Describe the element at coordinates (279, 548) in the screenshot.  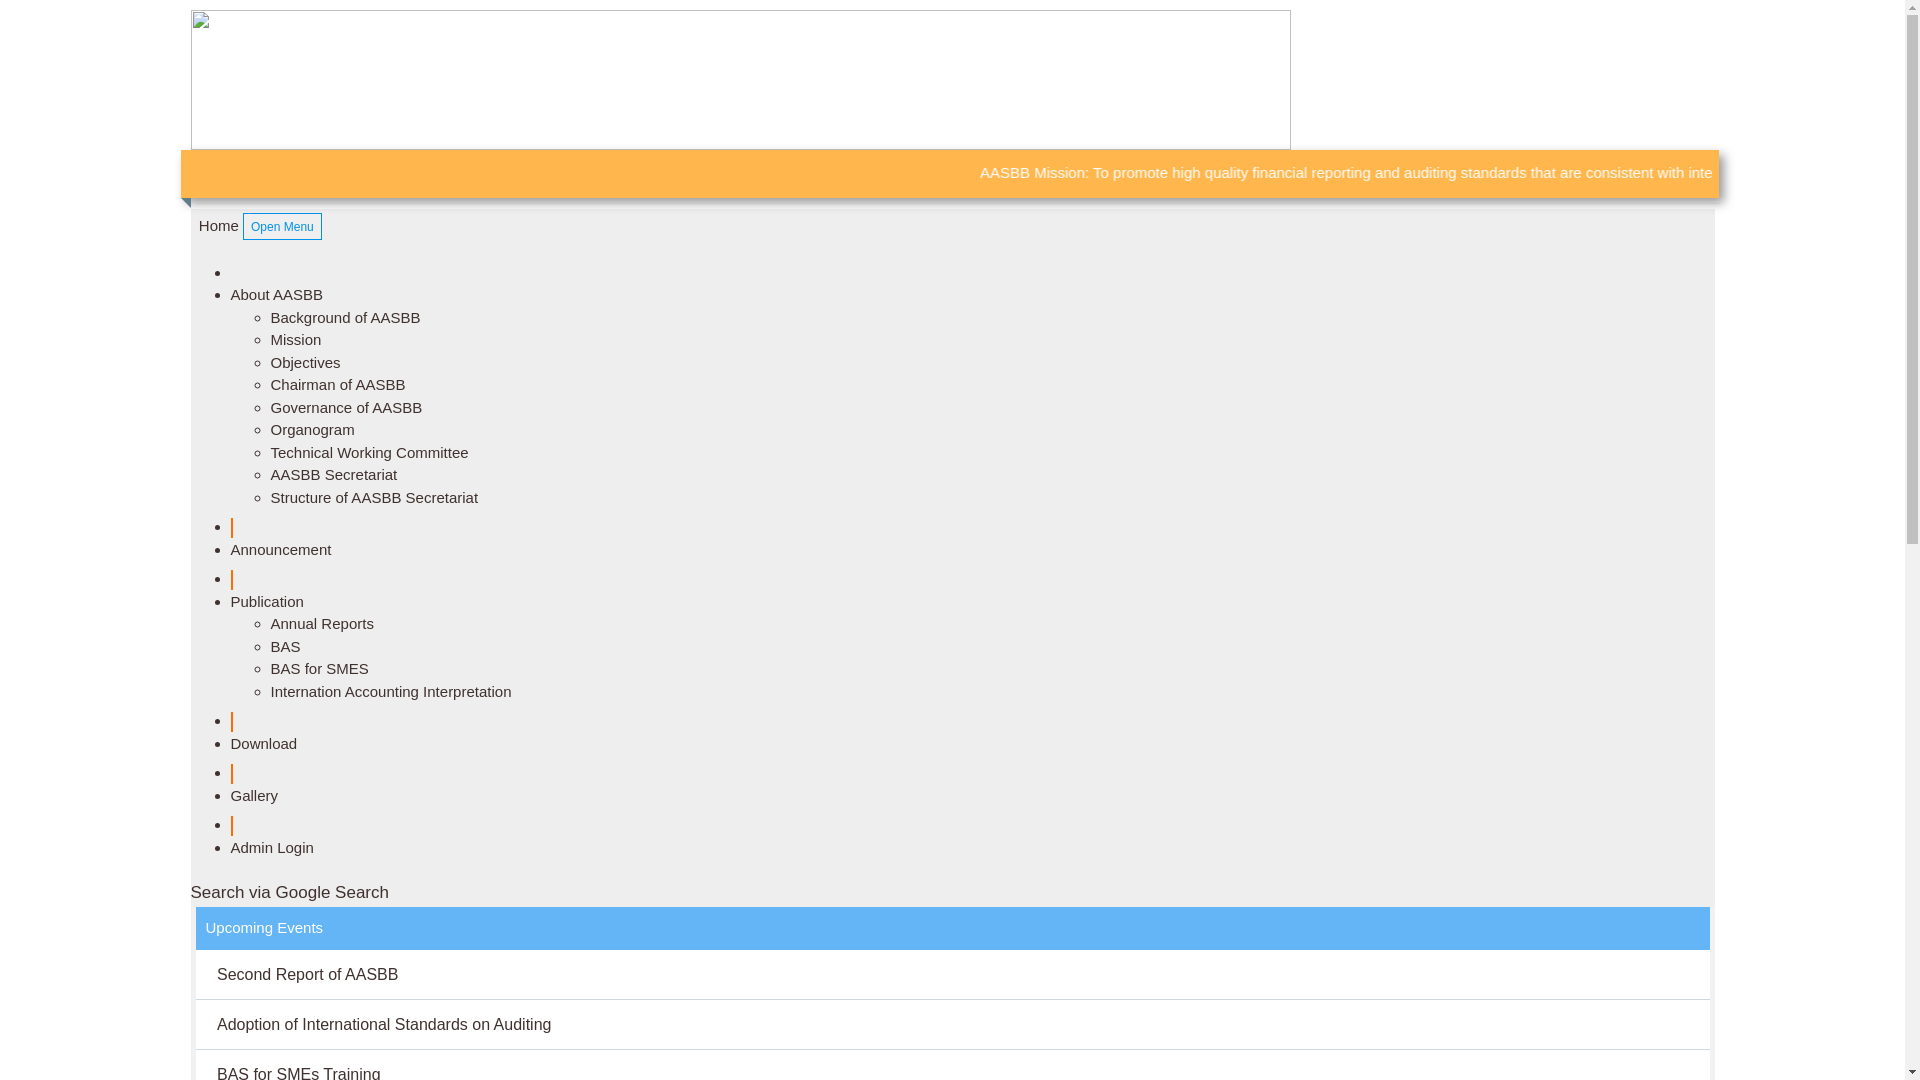
I see `'Announcement'` at that location.